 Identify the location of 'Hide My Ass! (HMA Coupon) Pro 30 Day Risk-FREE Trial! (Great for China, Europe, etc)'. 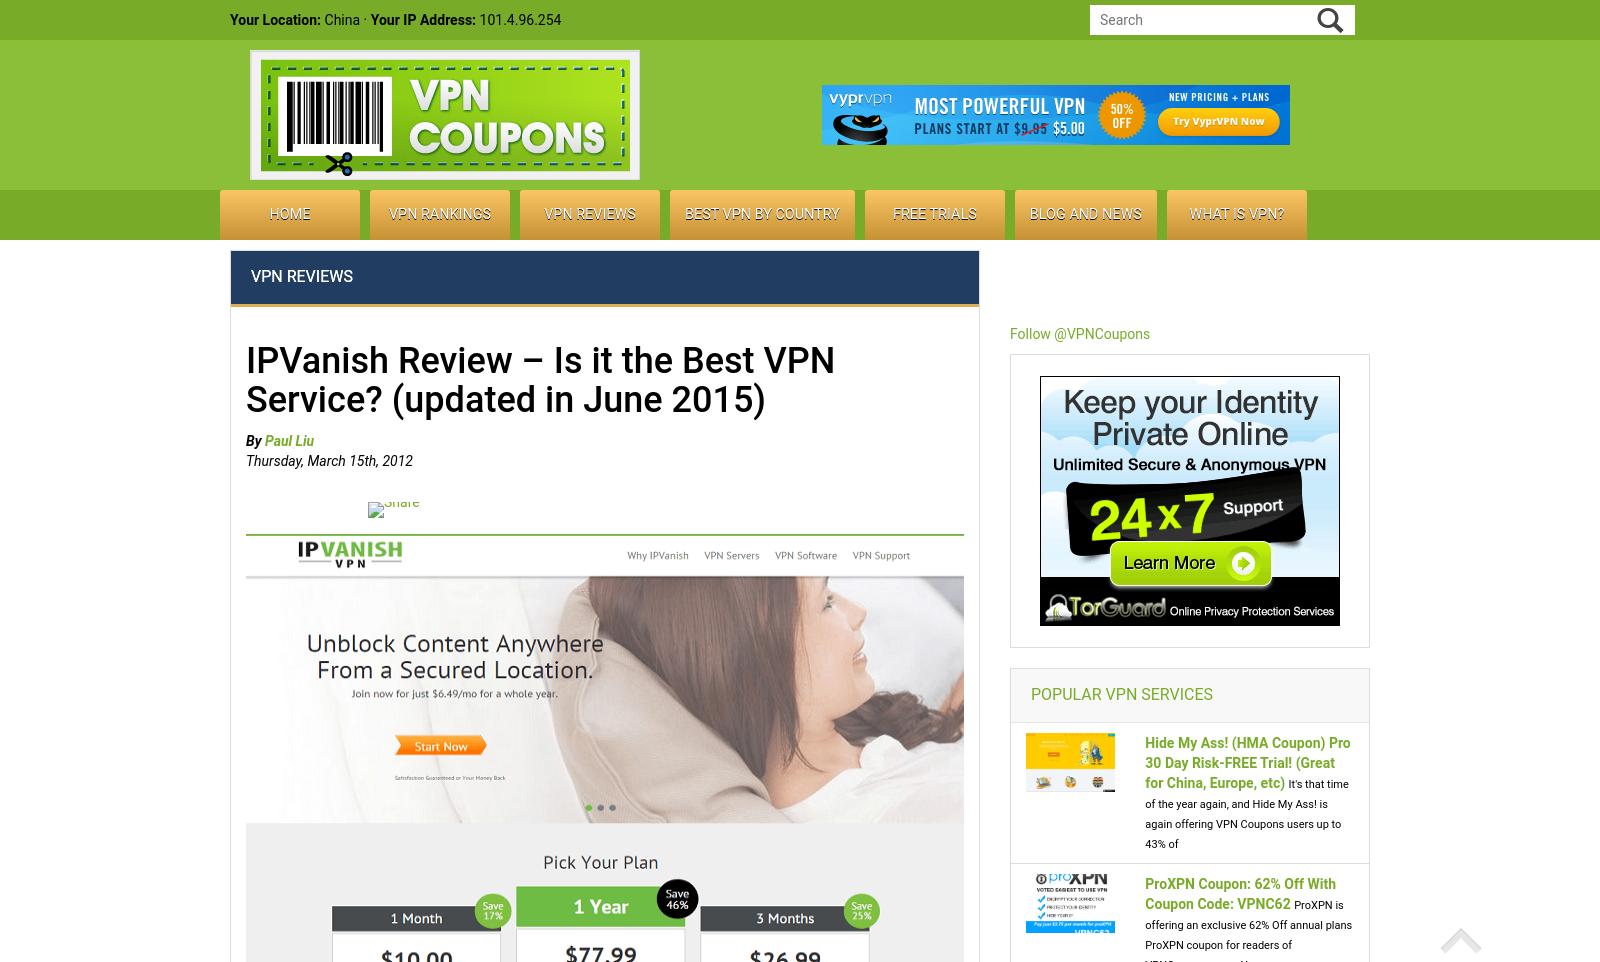
(1246, 762).